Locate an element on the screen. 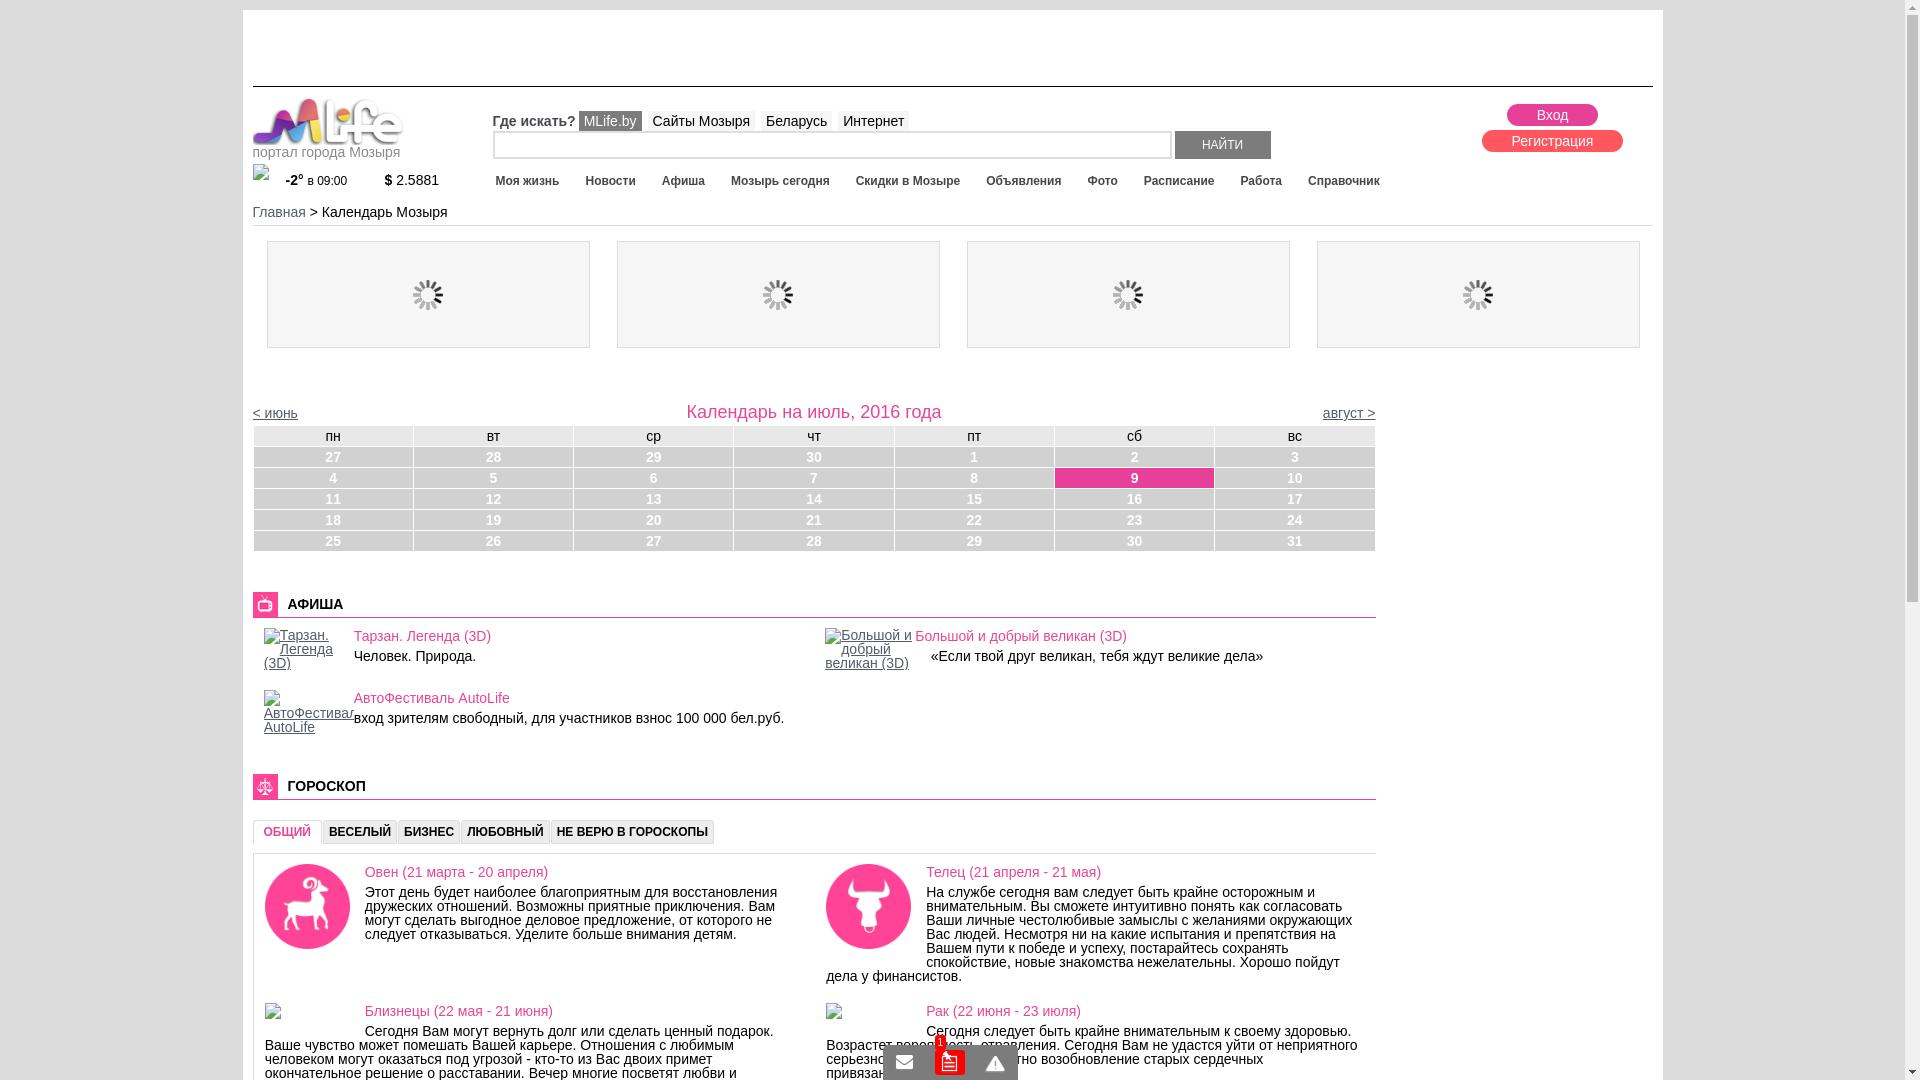 The image size is (1920, 1080). '15' is located at coordinates (974, 497).